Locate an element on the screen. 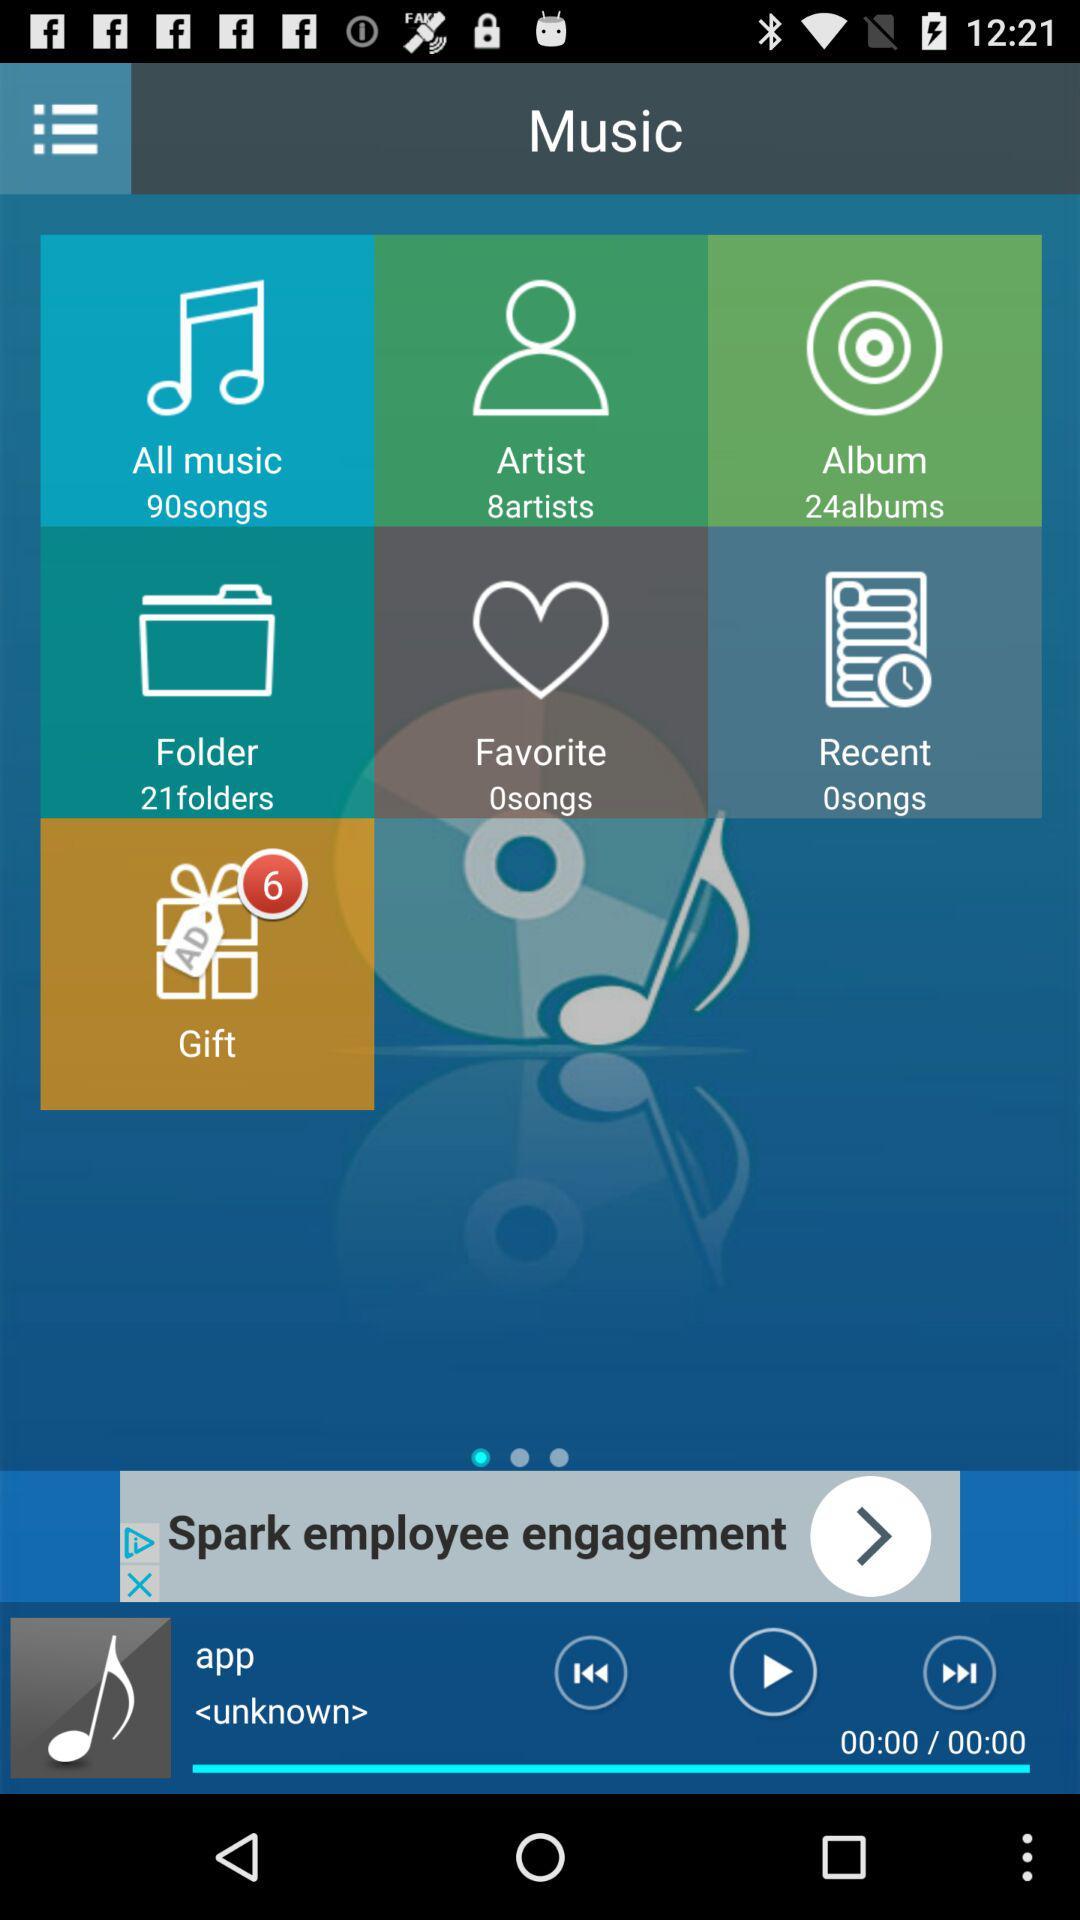  advertisement banner is located at coordinates (540, 1535).